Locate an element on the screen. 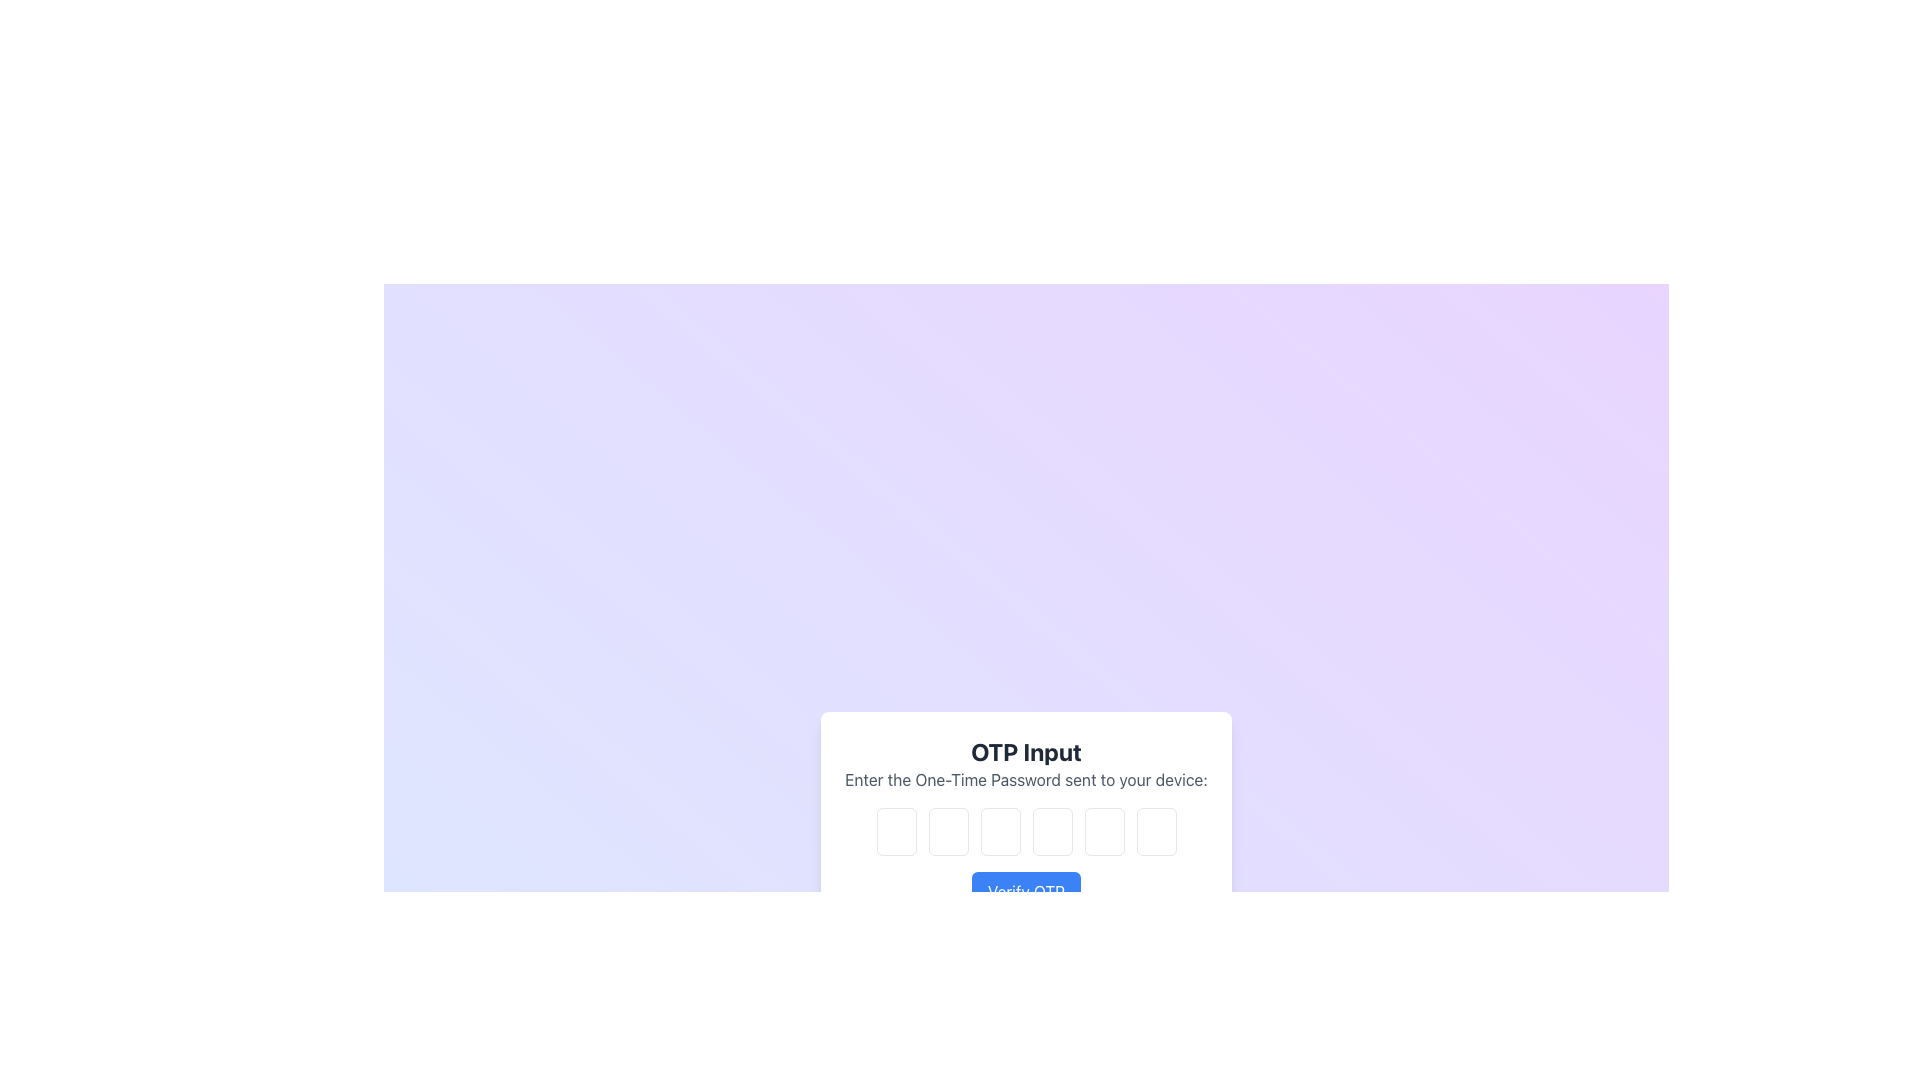 The width and height of the screenshot is (1920, 1080). the submit button for OTP verification, located at the bottom of the OTP input form card is located at coordinates (1026, 890).